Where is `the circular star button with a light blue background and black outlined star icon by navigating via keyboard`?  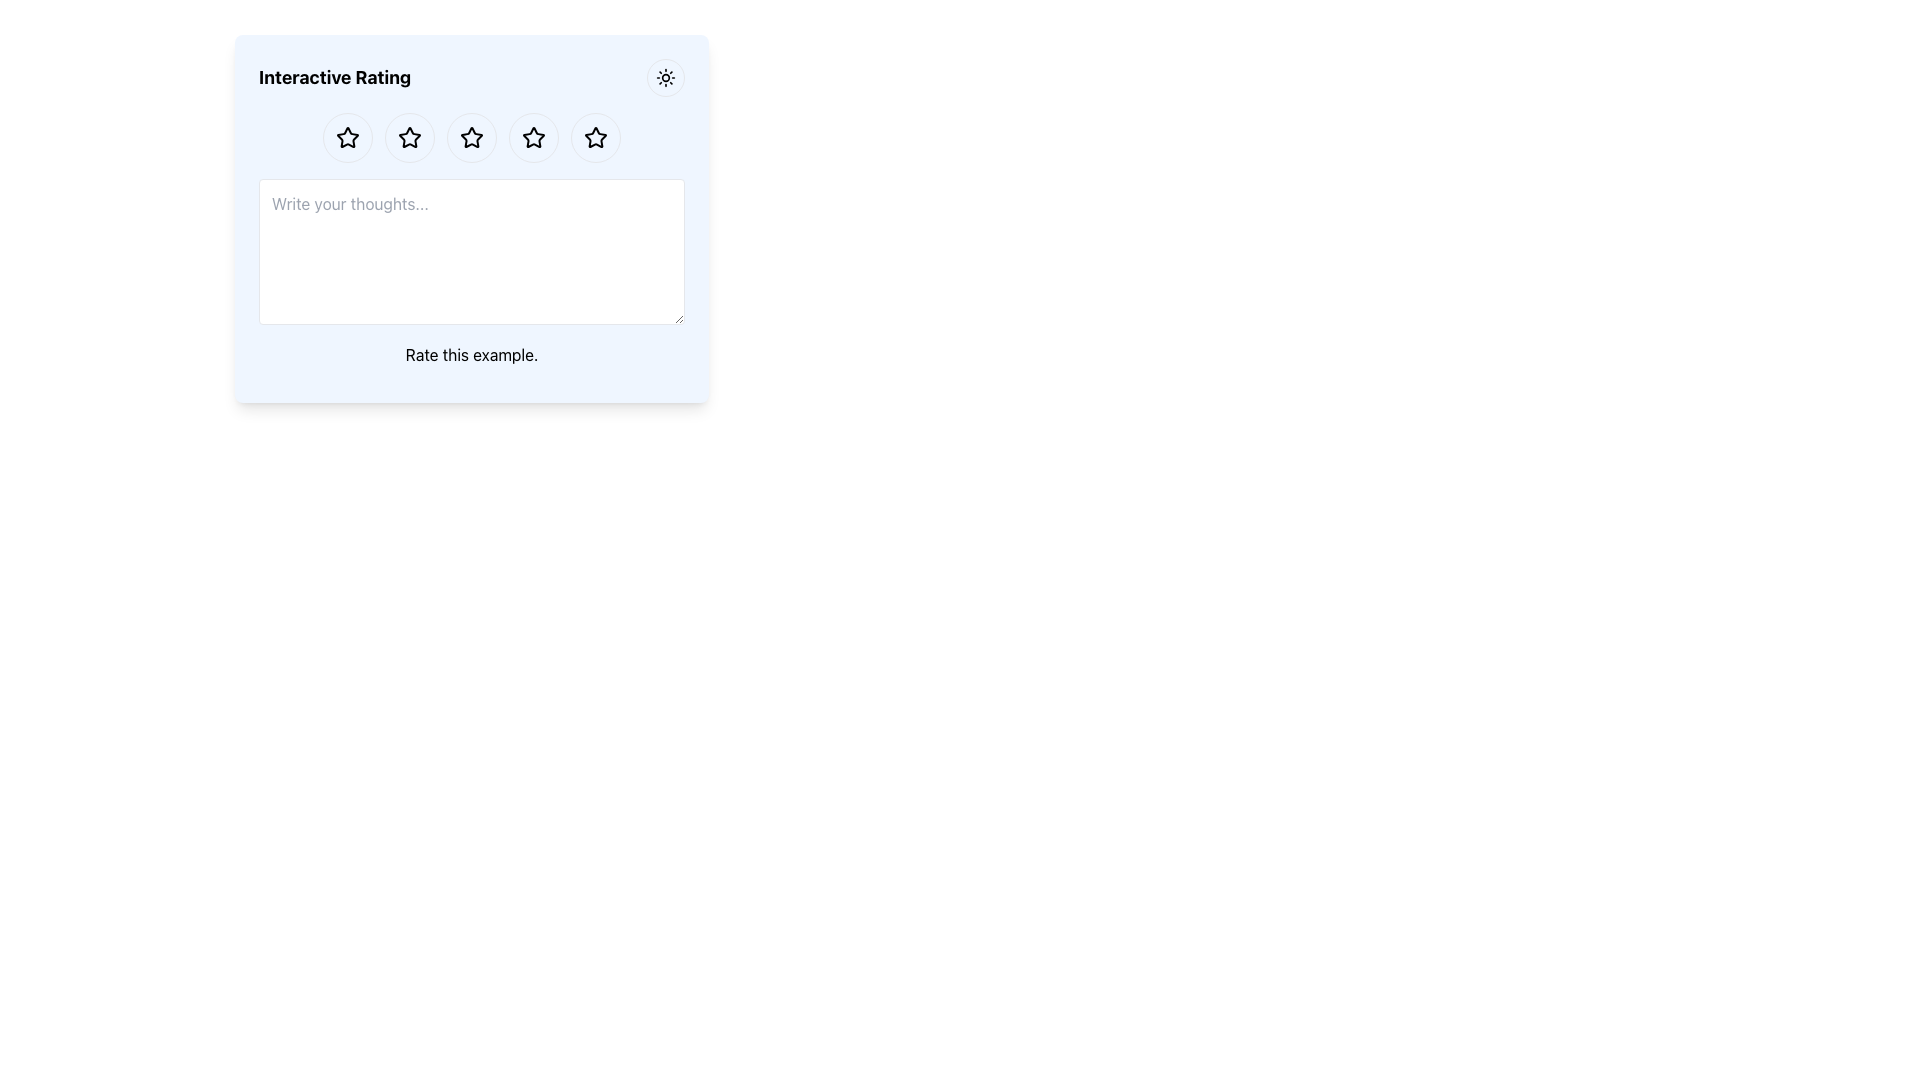
the circular star button with a light blue background and black outlined star icon by navigating via keyboard is located at coordinates (533, 137).